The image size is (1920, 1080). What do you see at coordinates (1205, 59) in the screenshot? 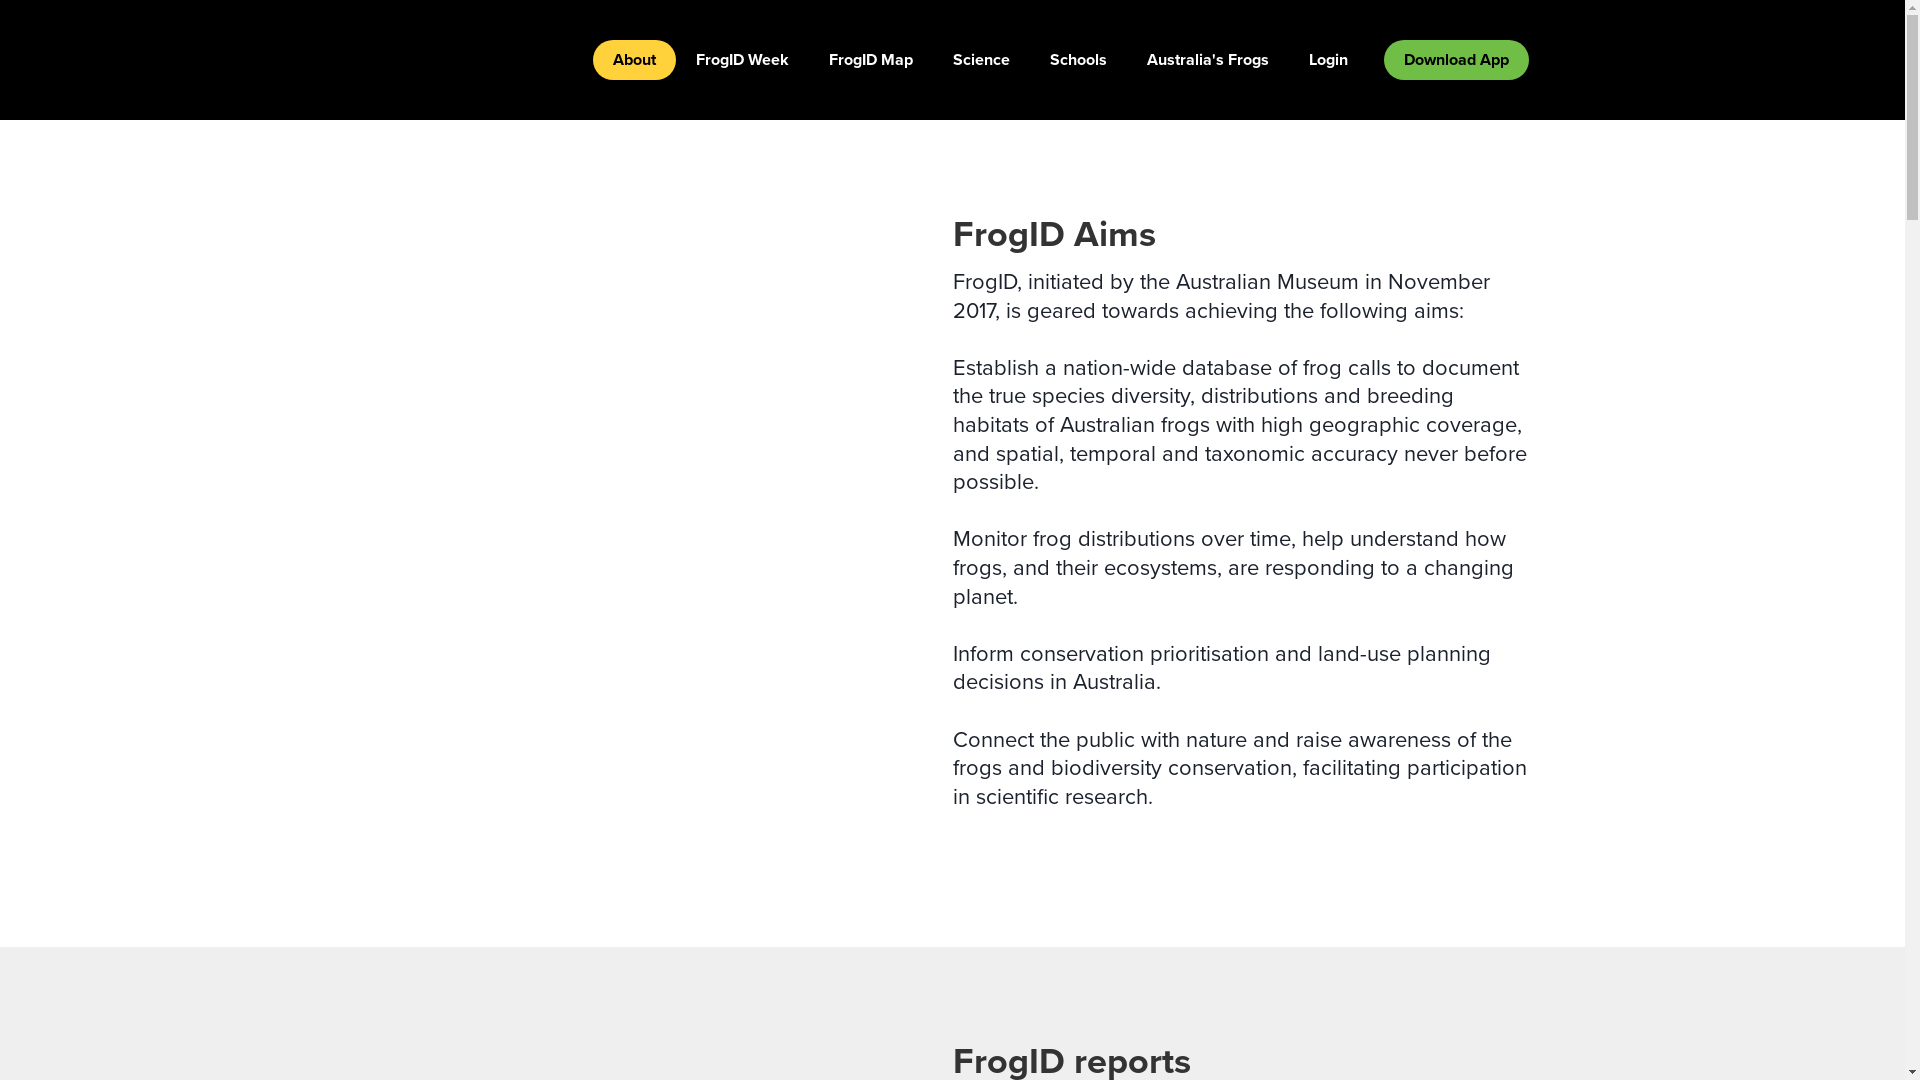
I see `'Australia's Frogs'` at bounding box center [1205, 59].